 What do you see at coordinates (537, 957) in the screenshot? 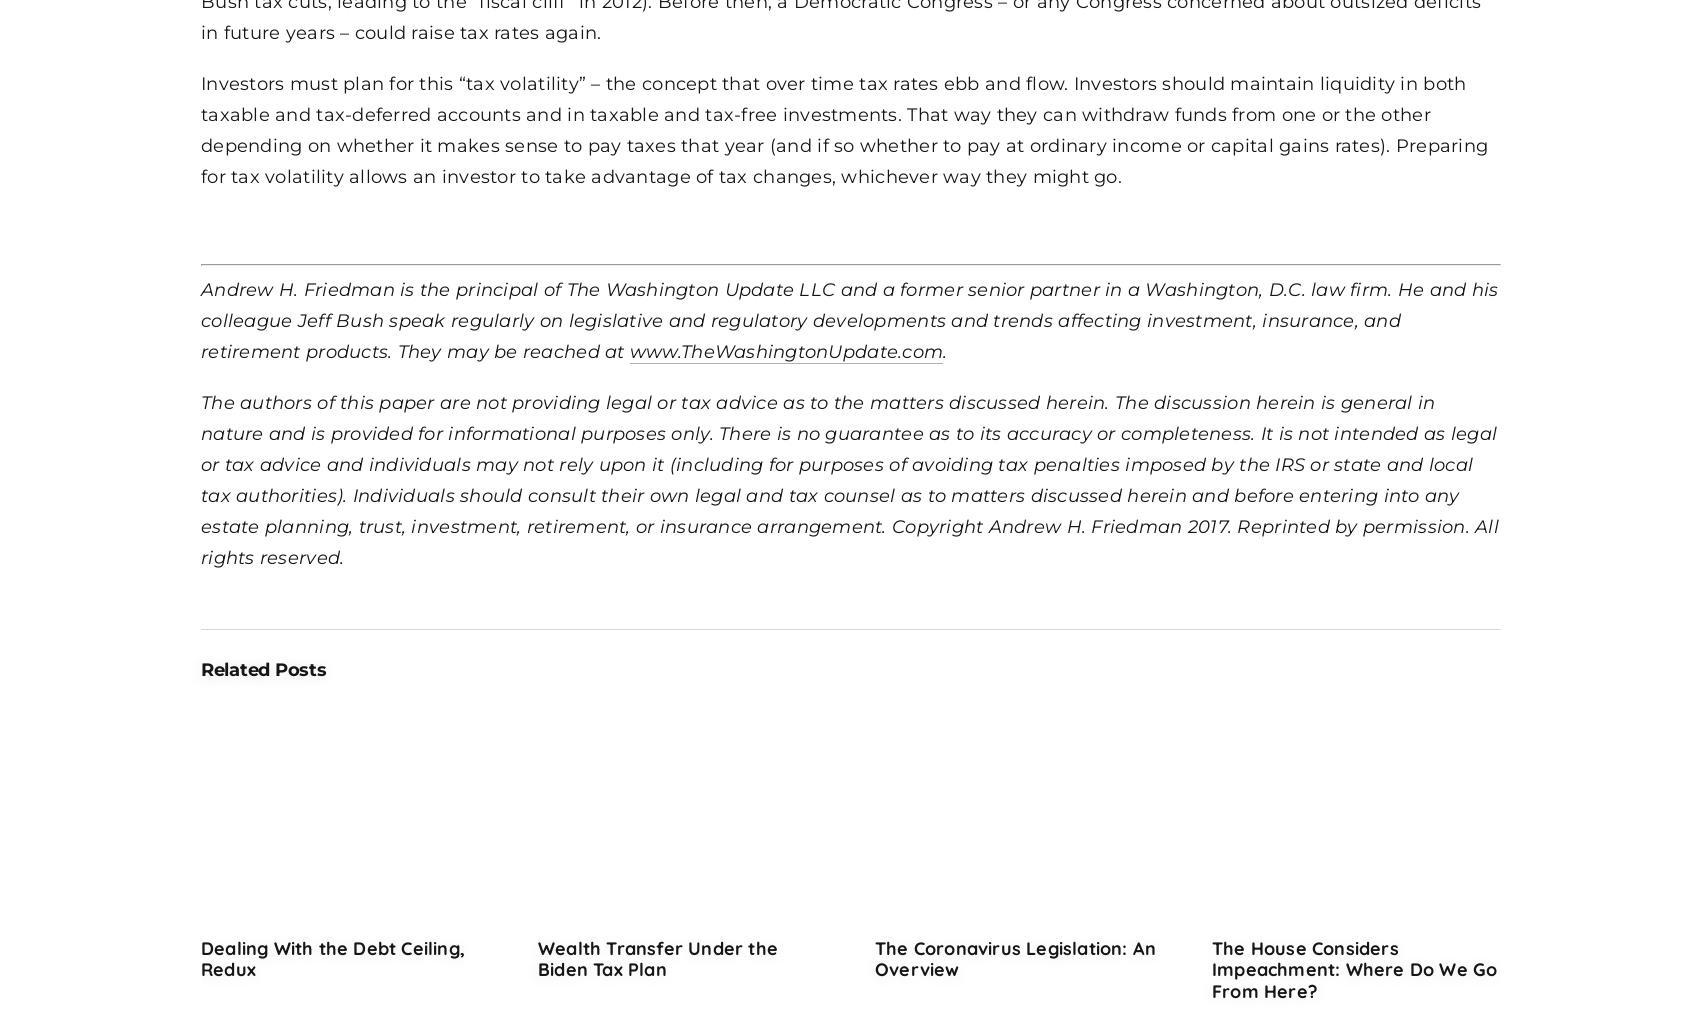
I see `'Wealth Transfer Under the Biden Tax Plan'` at bounding box center [537, 957].